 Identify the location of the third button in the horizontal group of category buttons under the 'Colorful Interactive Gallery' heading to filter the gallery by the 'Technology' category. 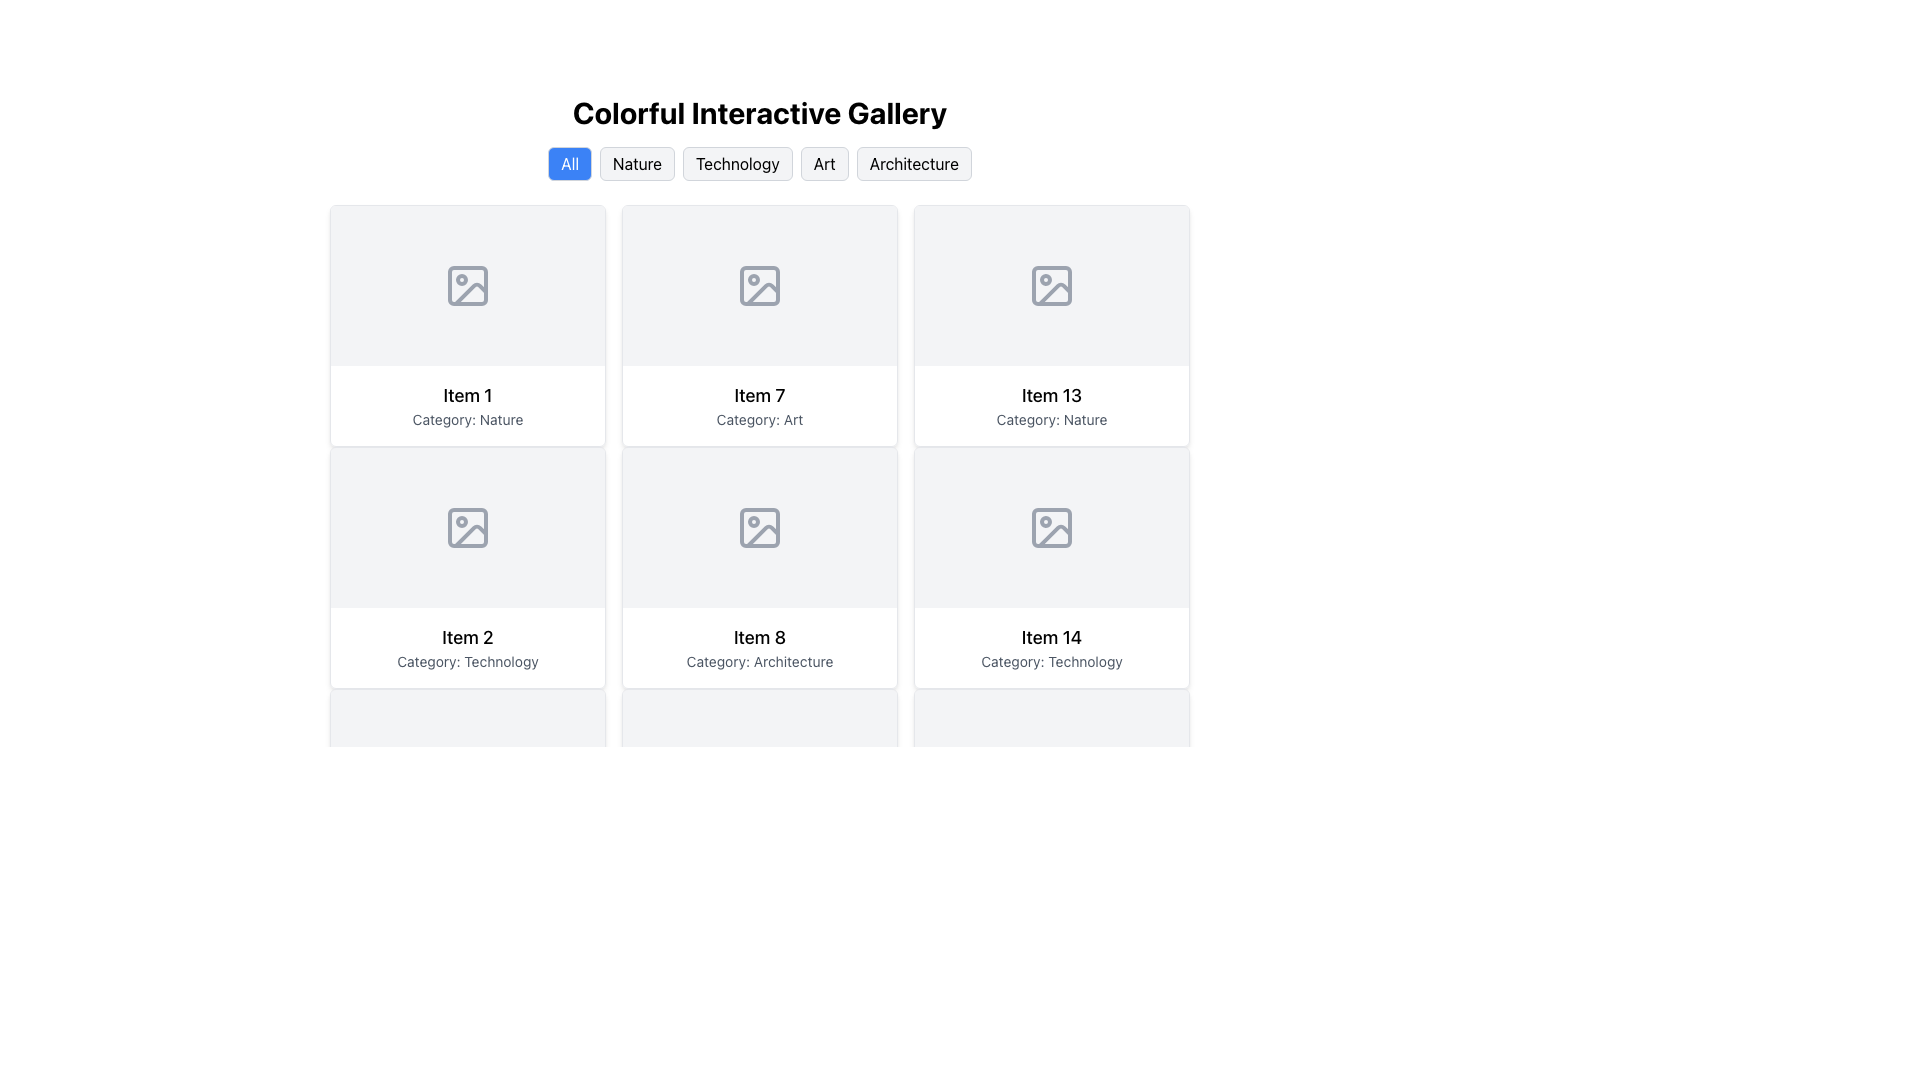
(736, 163).